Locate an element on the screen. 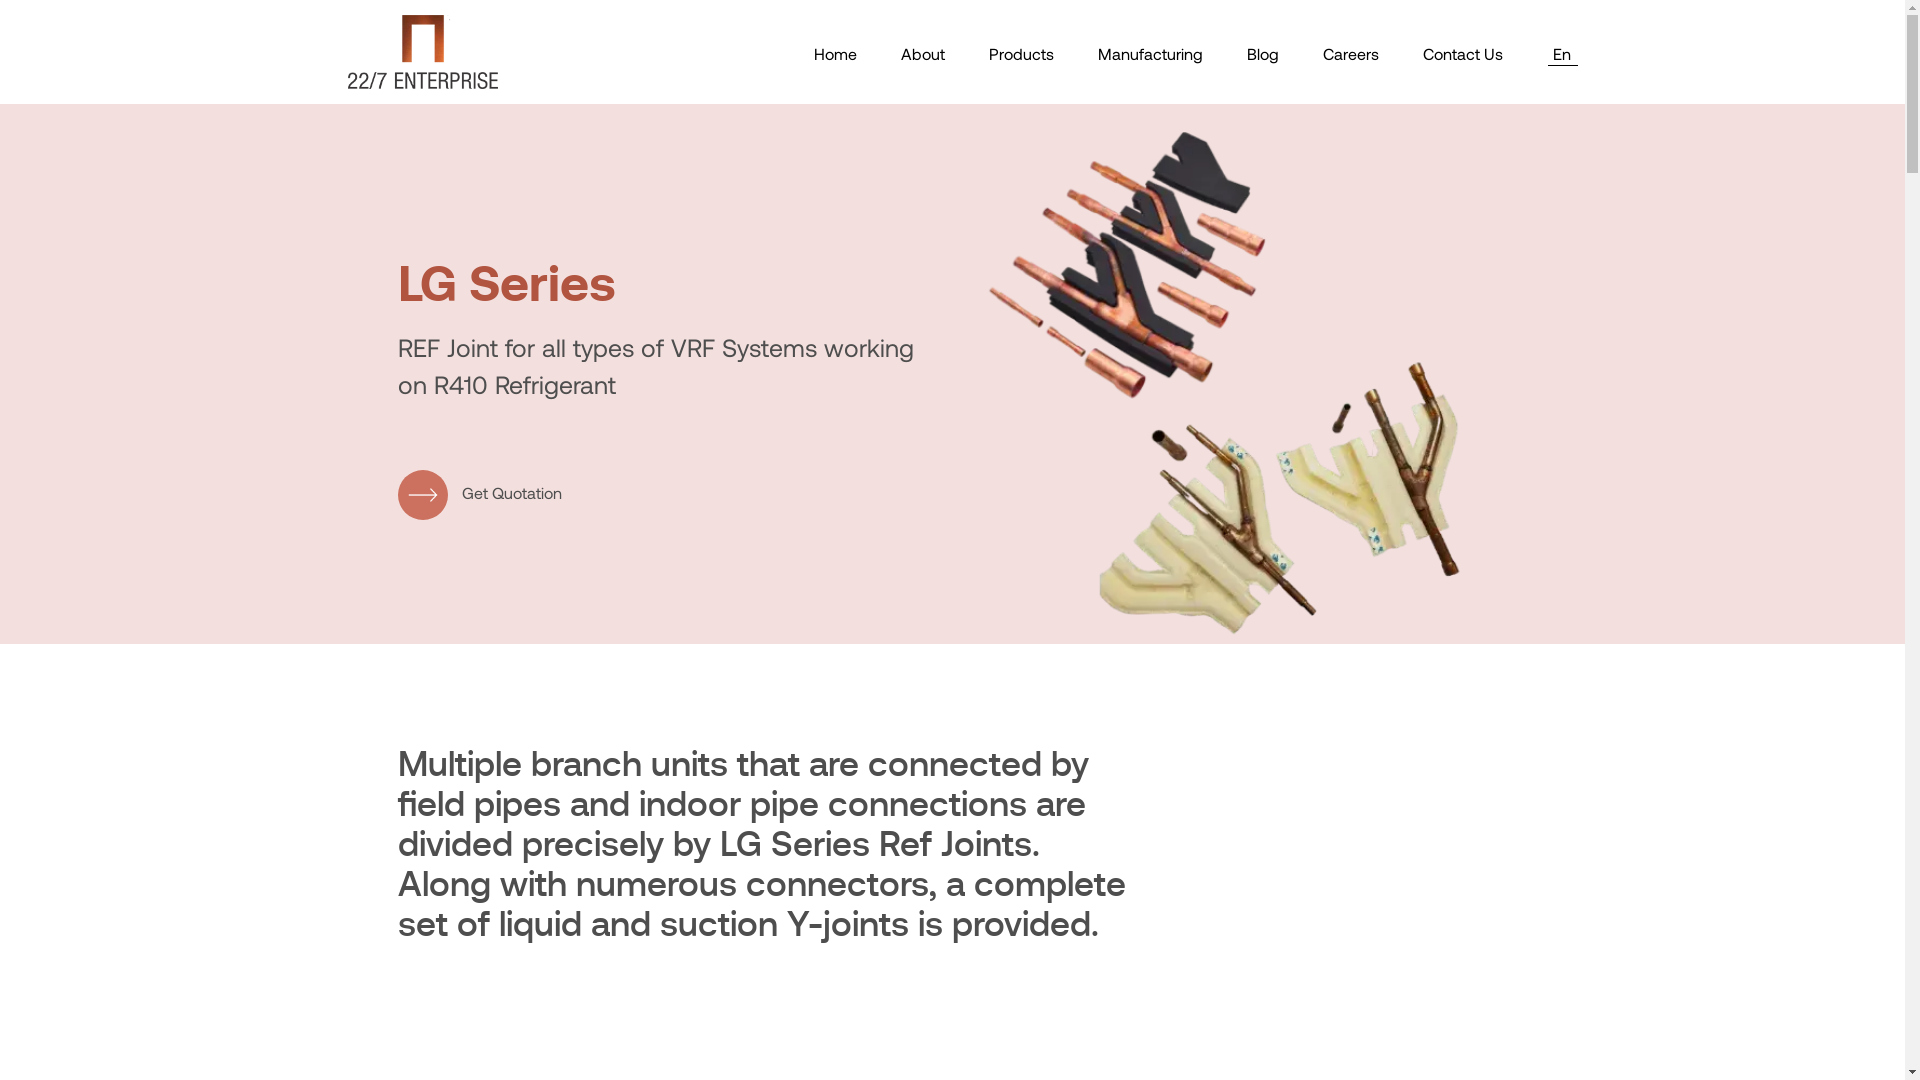 Image resolution: width=1920 pixels, height=1080 pixels. 'Products' is located at coordinates (1020, 52).